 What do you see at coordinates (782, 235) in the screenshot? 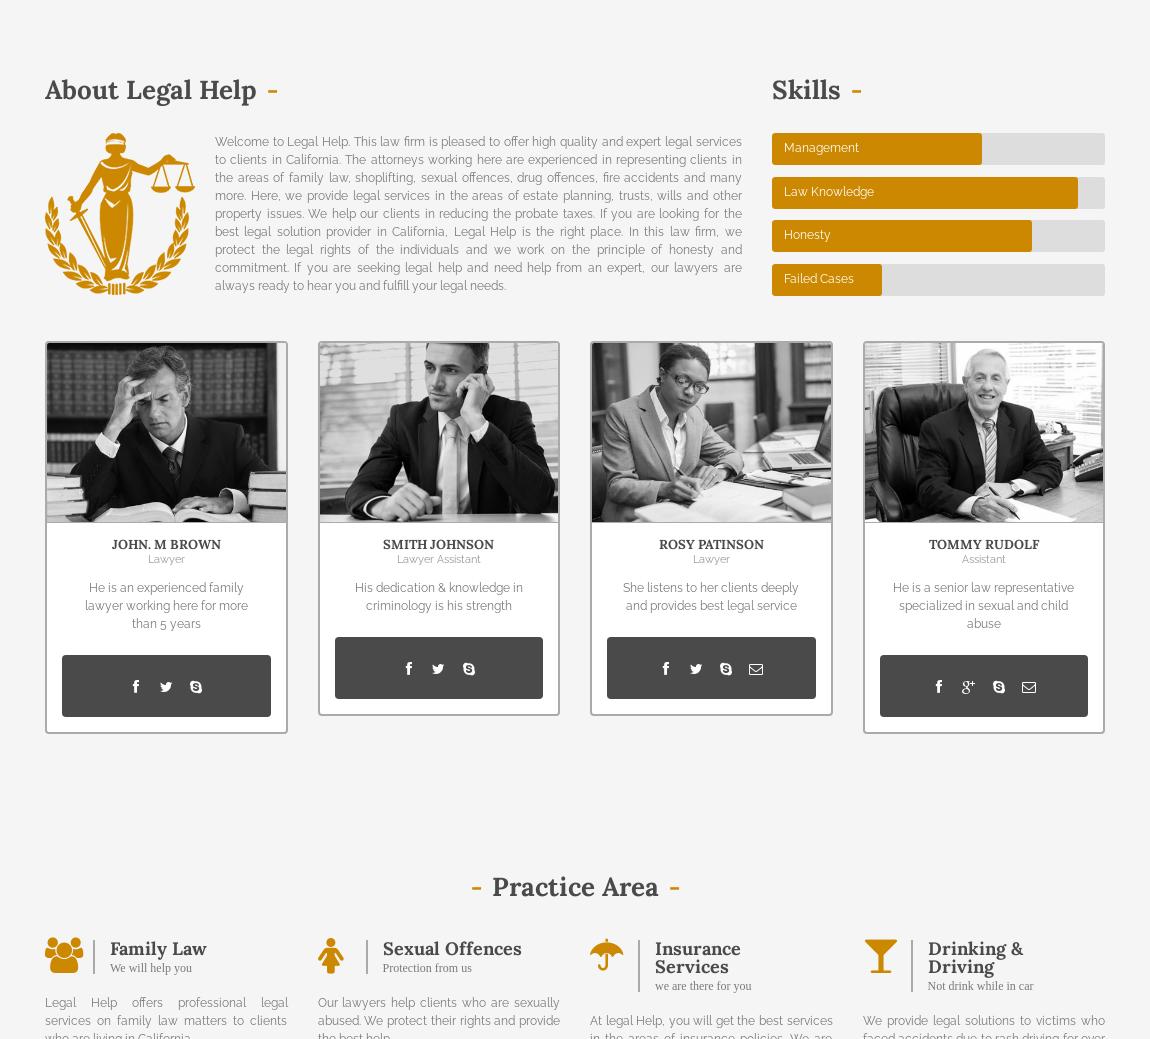
I see `'Honesty'` at bounding box center [782, 235].